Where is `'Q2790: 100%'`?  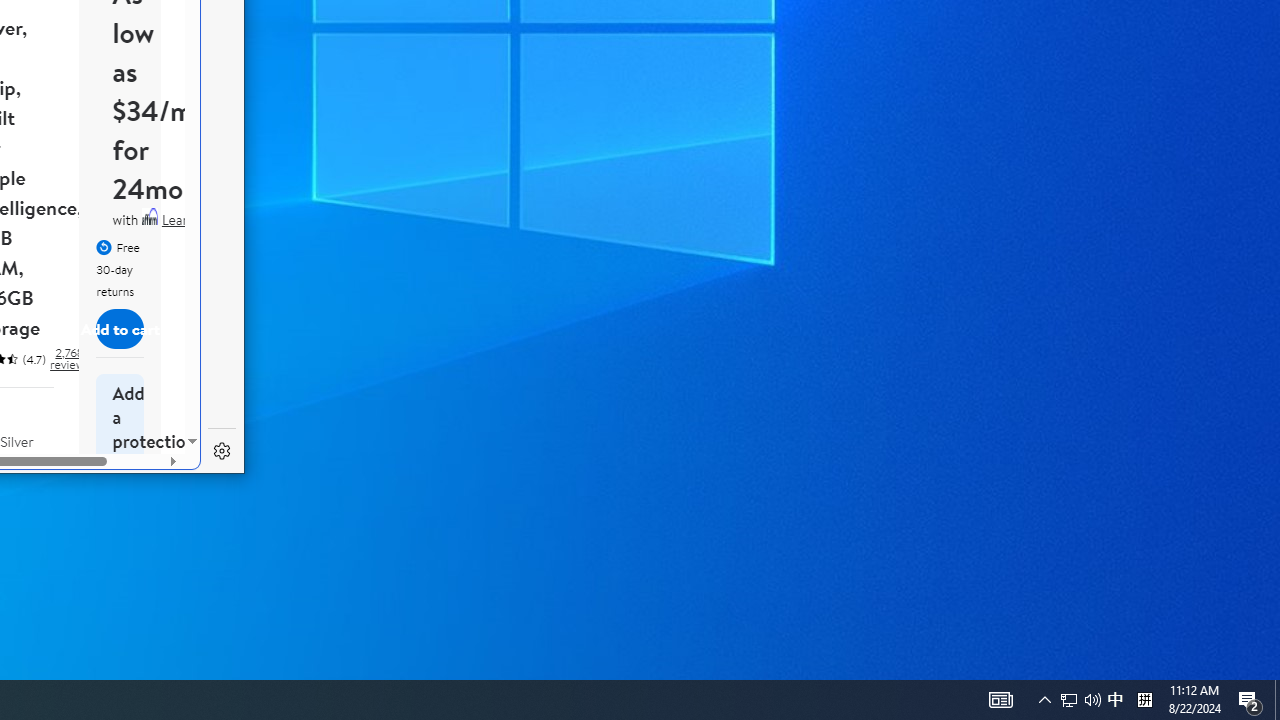 'Q2790: 100%' is located at coordinates (1092, 698).